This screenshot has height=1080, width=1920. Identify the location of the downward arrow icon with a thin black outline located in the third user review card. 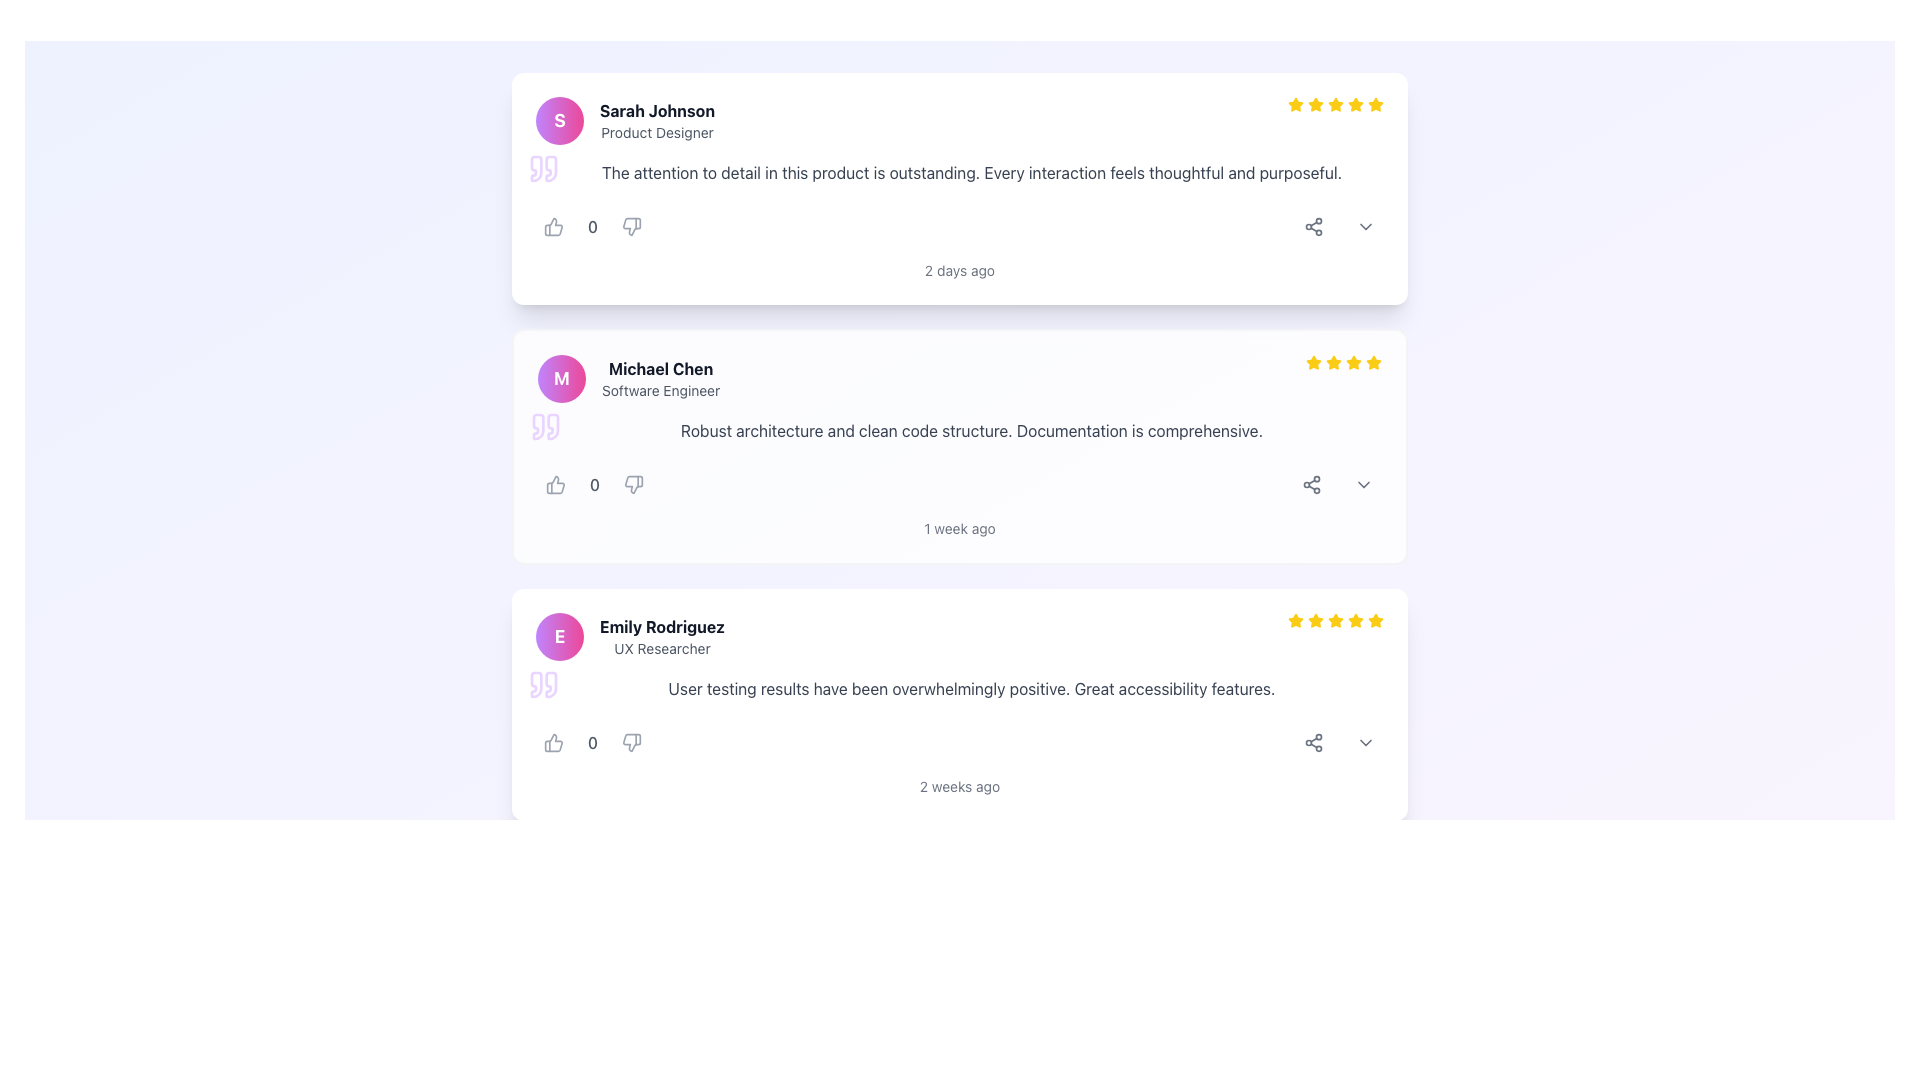
(1365, 743).